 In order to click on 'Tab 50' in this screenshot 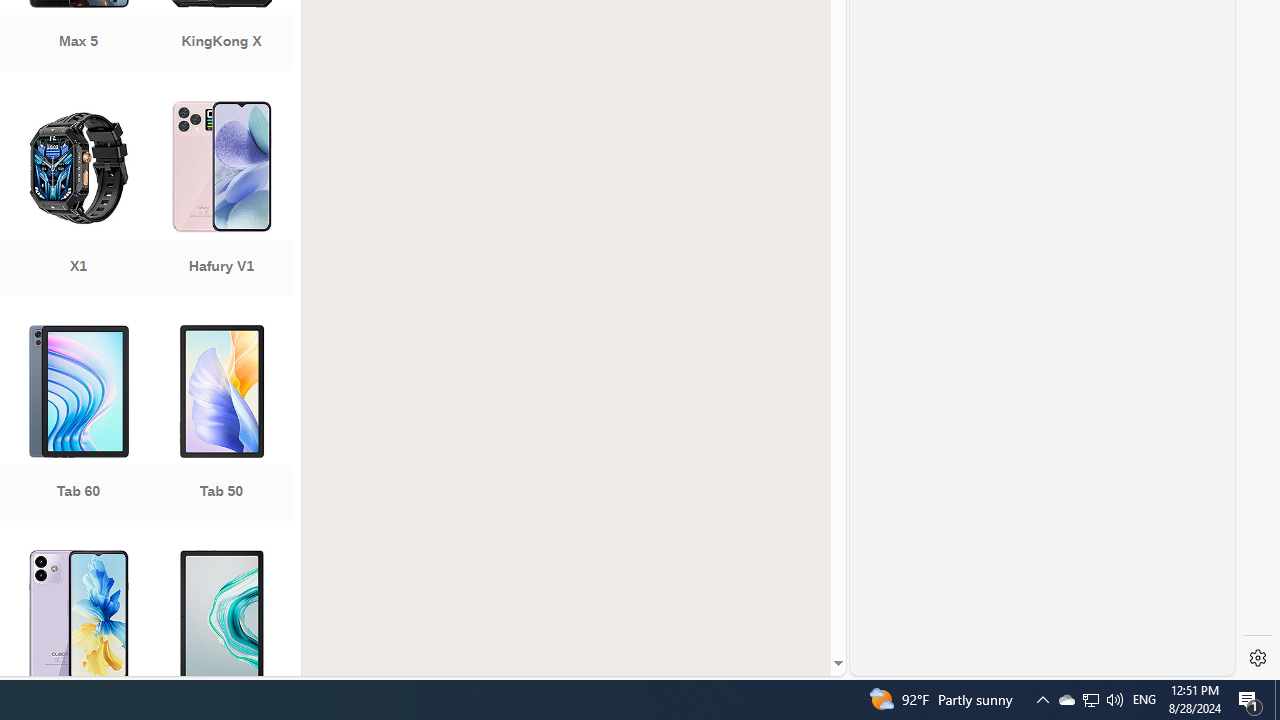, I will do `click(221, 424)`.